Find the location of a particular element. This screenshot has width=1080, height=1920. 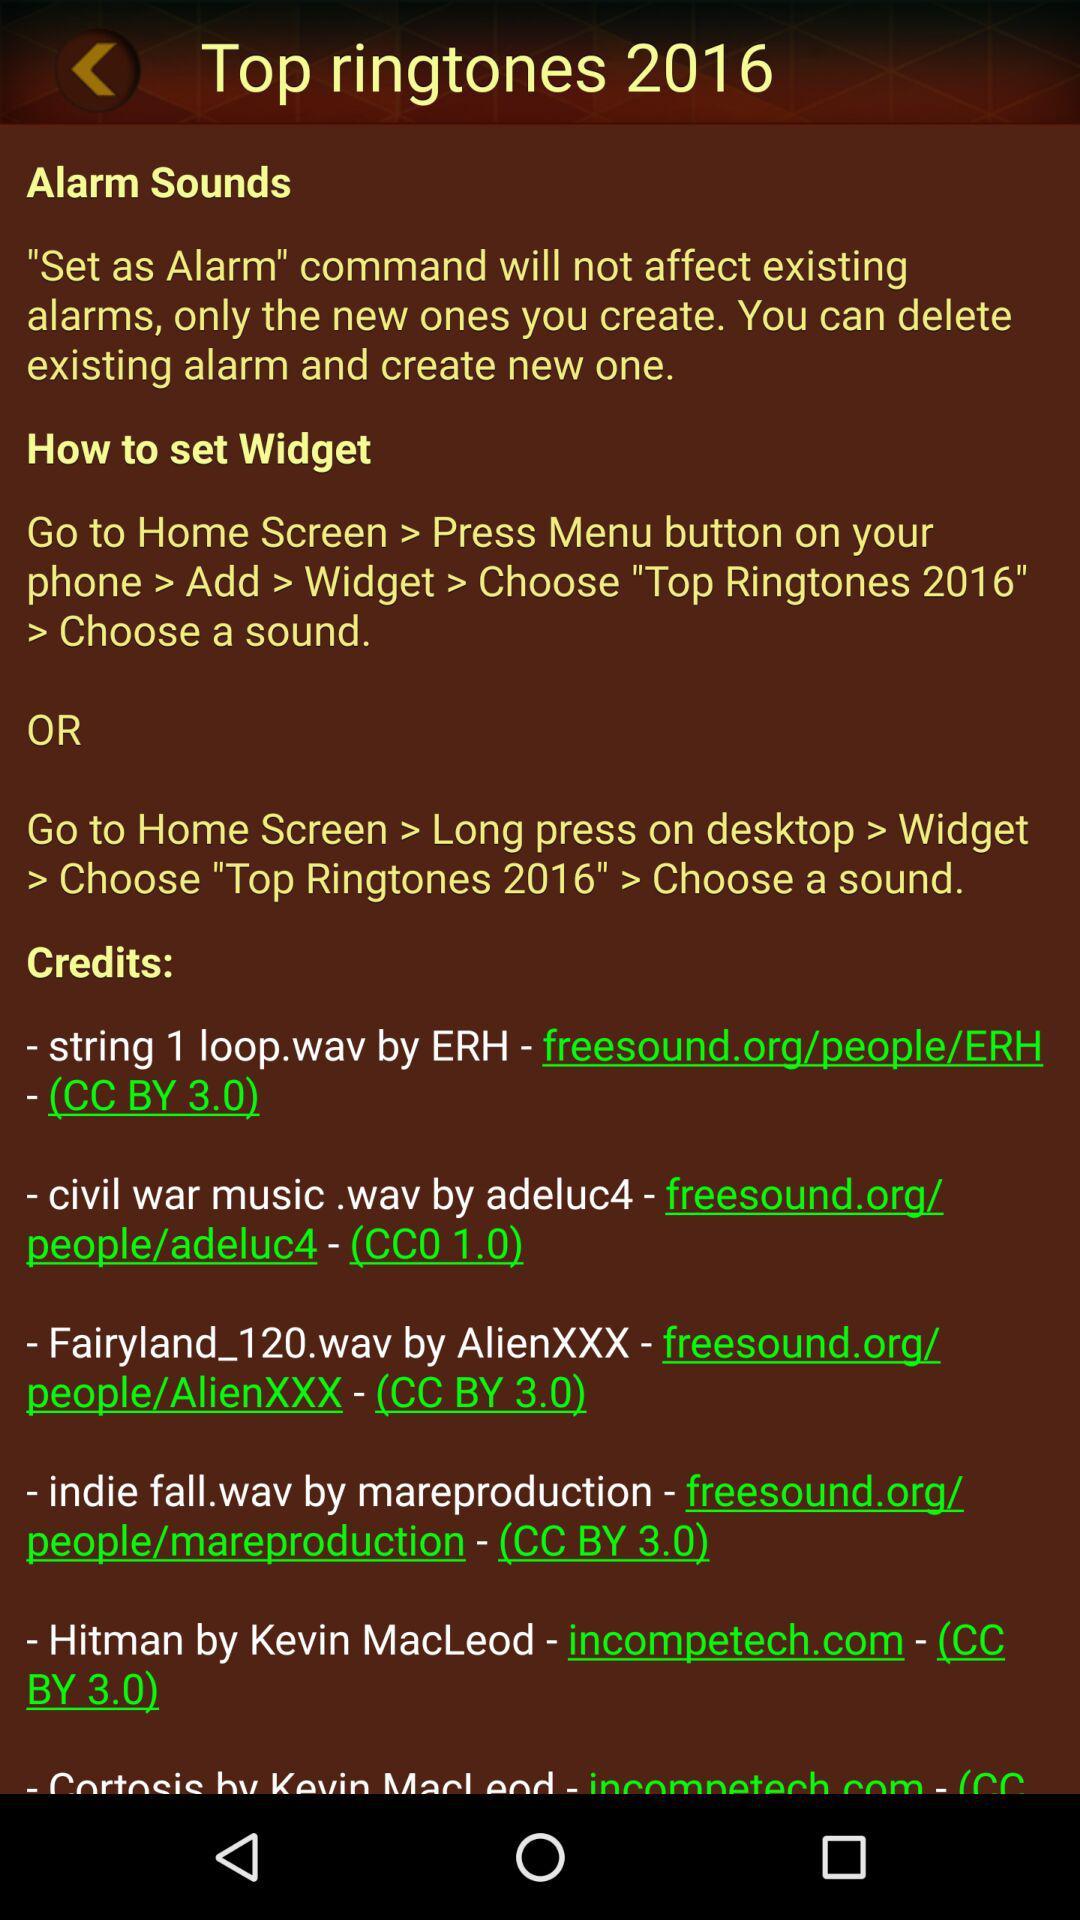

item below credits: is located at coordinates (540, 1403).